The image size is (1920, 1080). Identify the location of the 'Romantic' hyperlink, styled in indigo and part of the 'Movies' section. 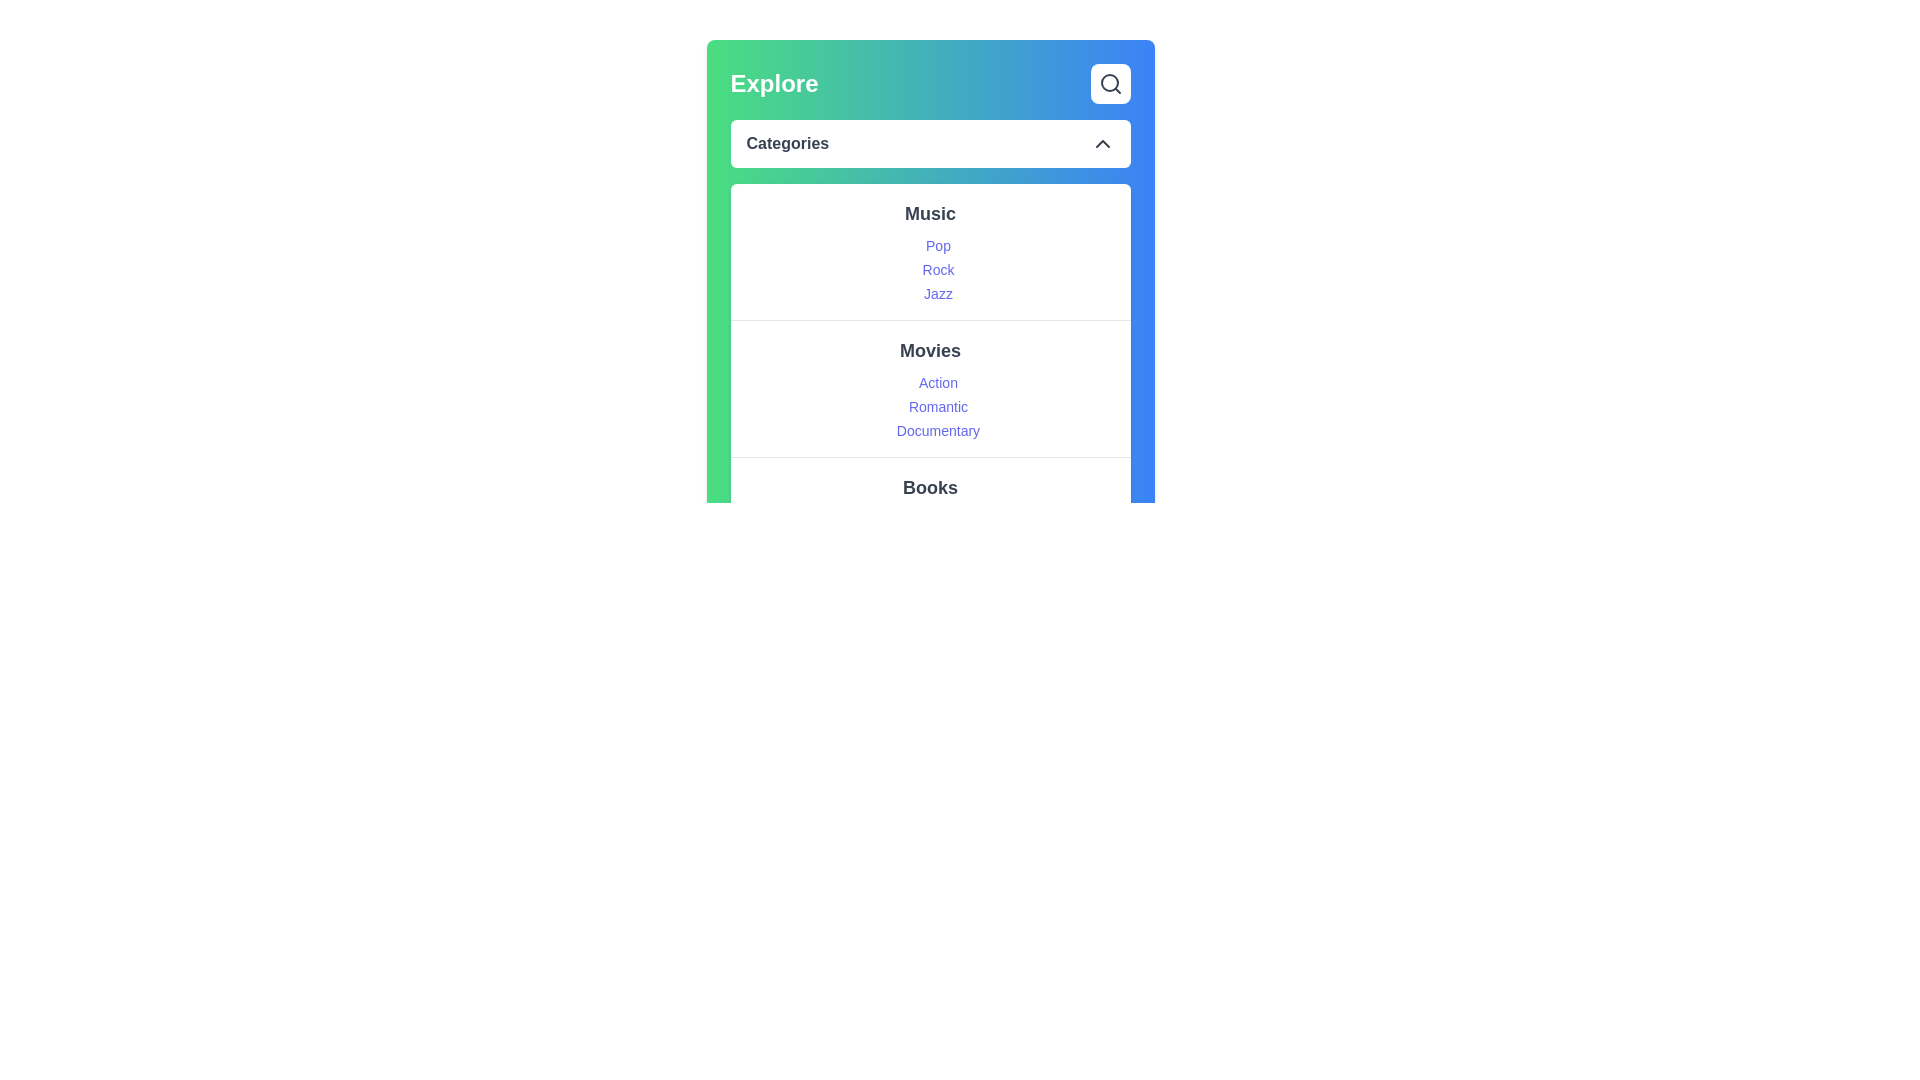
(937, 406).